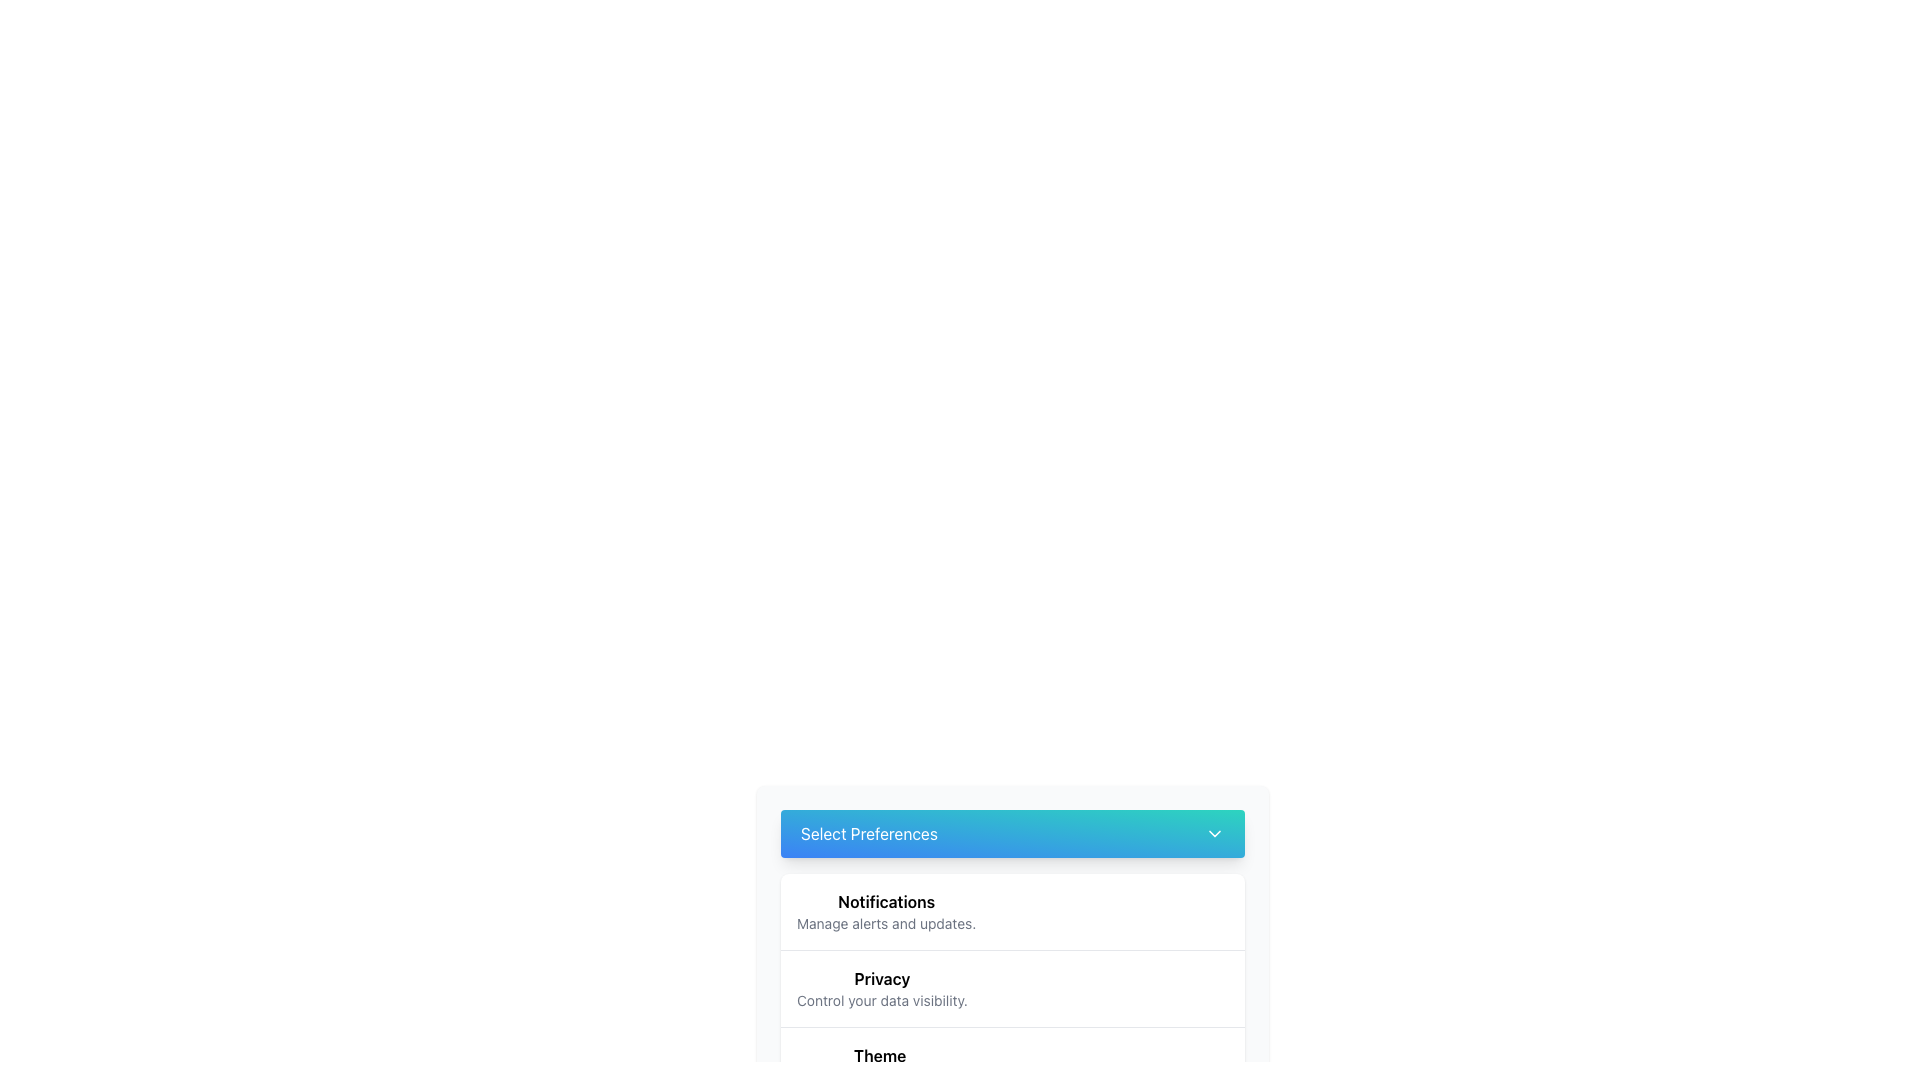  What do you see at coordinates (1213, 833) in the screenshot?
I see `the downward-facing chevron icon on the right side of the 'Select Preferences' title bar` at bounding box center [1213, 833].